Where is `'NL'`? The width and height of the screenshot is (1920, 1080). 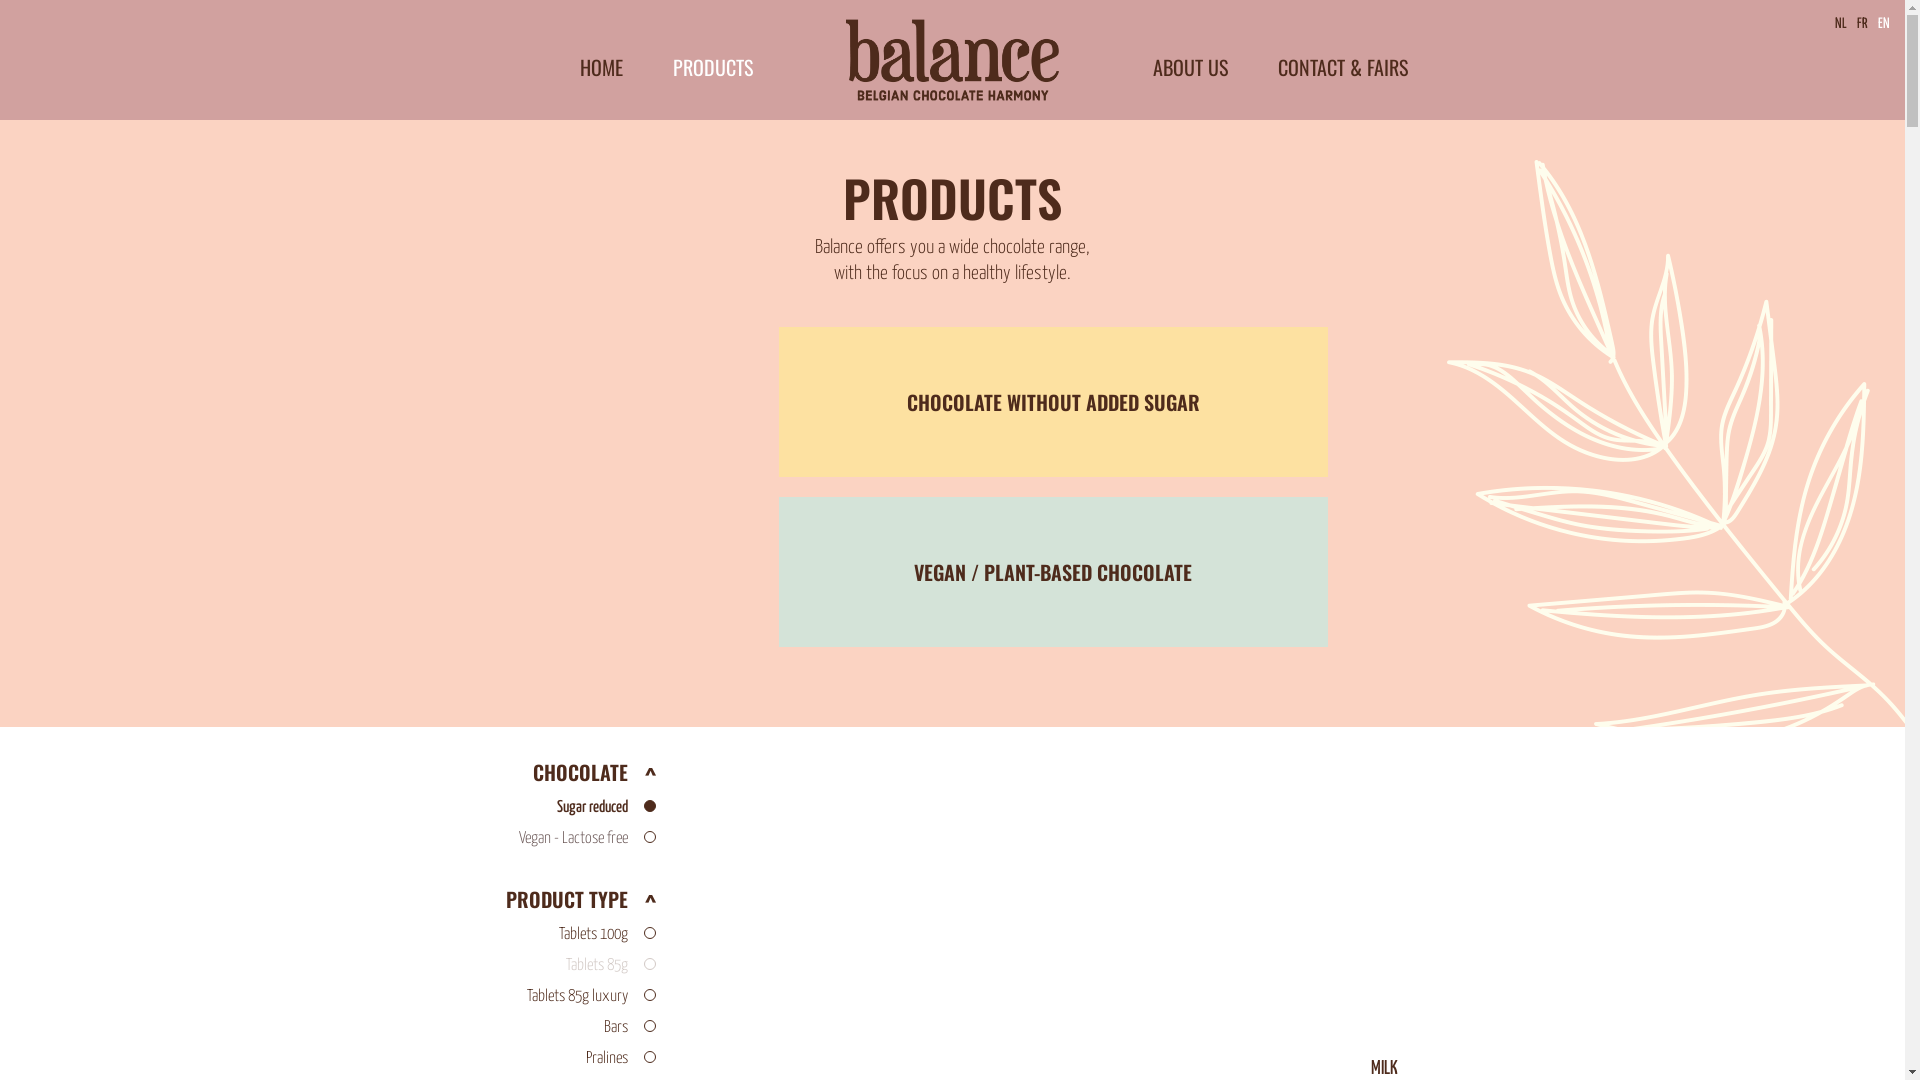 'NL' is located at coordinates (1829, 23).